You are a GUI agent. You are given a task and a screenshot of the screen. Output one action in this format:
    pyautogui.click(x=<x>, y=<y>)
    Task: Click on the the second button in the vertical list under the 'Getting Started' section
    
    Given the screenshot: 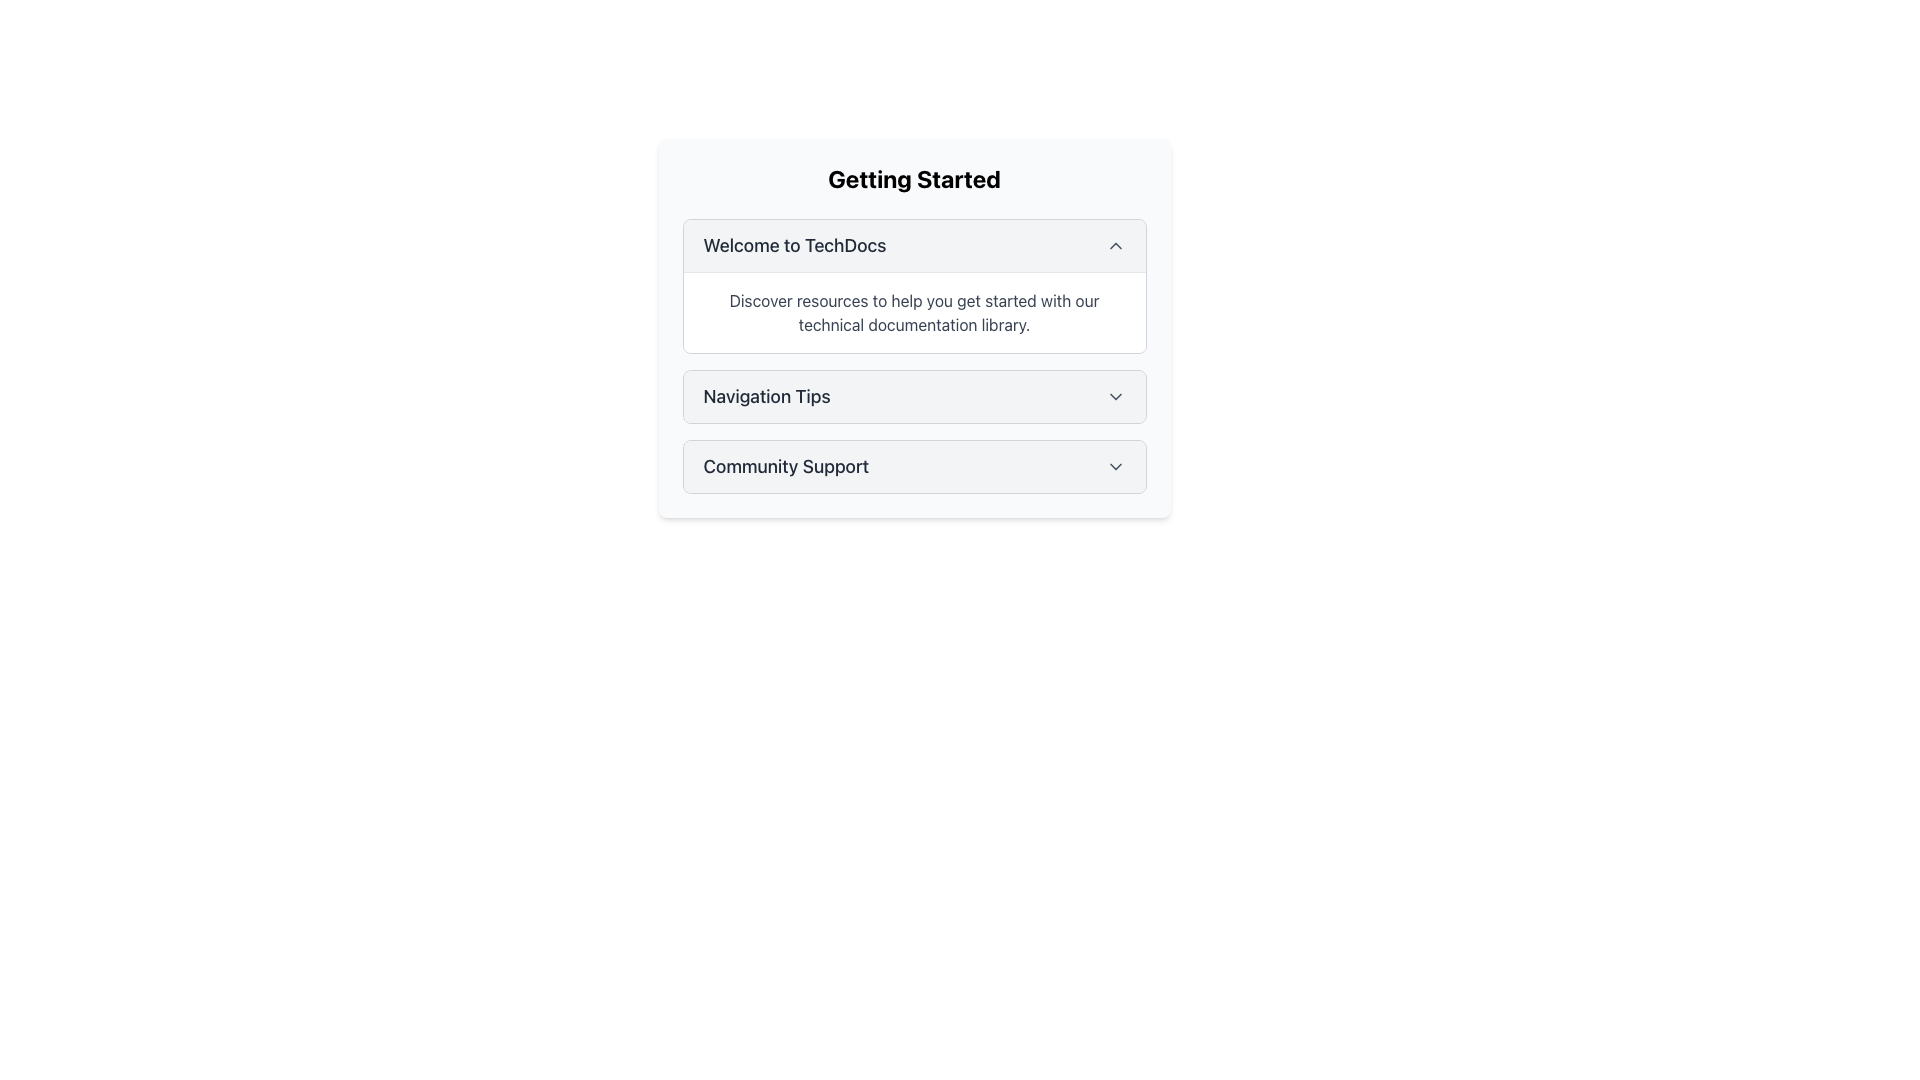 What is the action you would take?
    pyautogui.click(x=913, y=397)
    